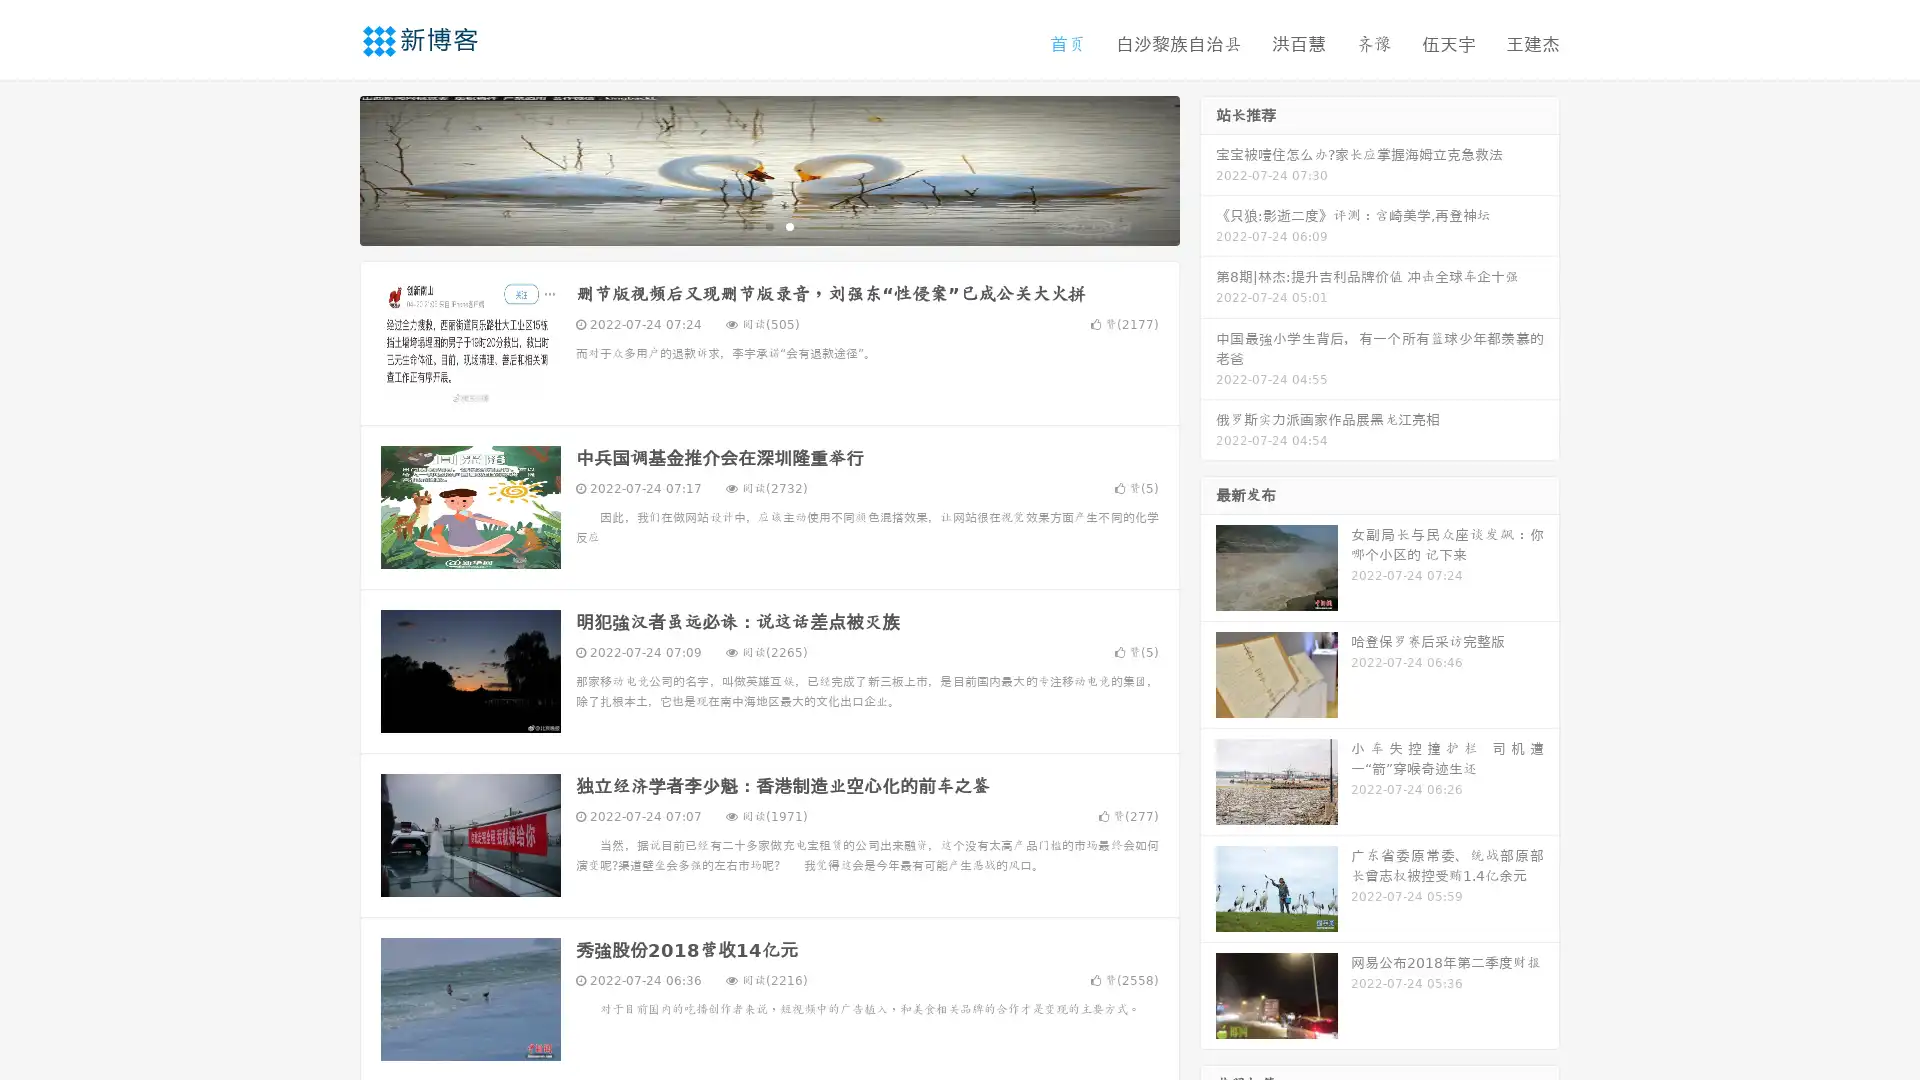 This screenshot has width=1920, height=1080. Describe the element at coordinates (768, 225) in the screenshot. I see `Go to slide 2` at that location.